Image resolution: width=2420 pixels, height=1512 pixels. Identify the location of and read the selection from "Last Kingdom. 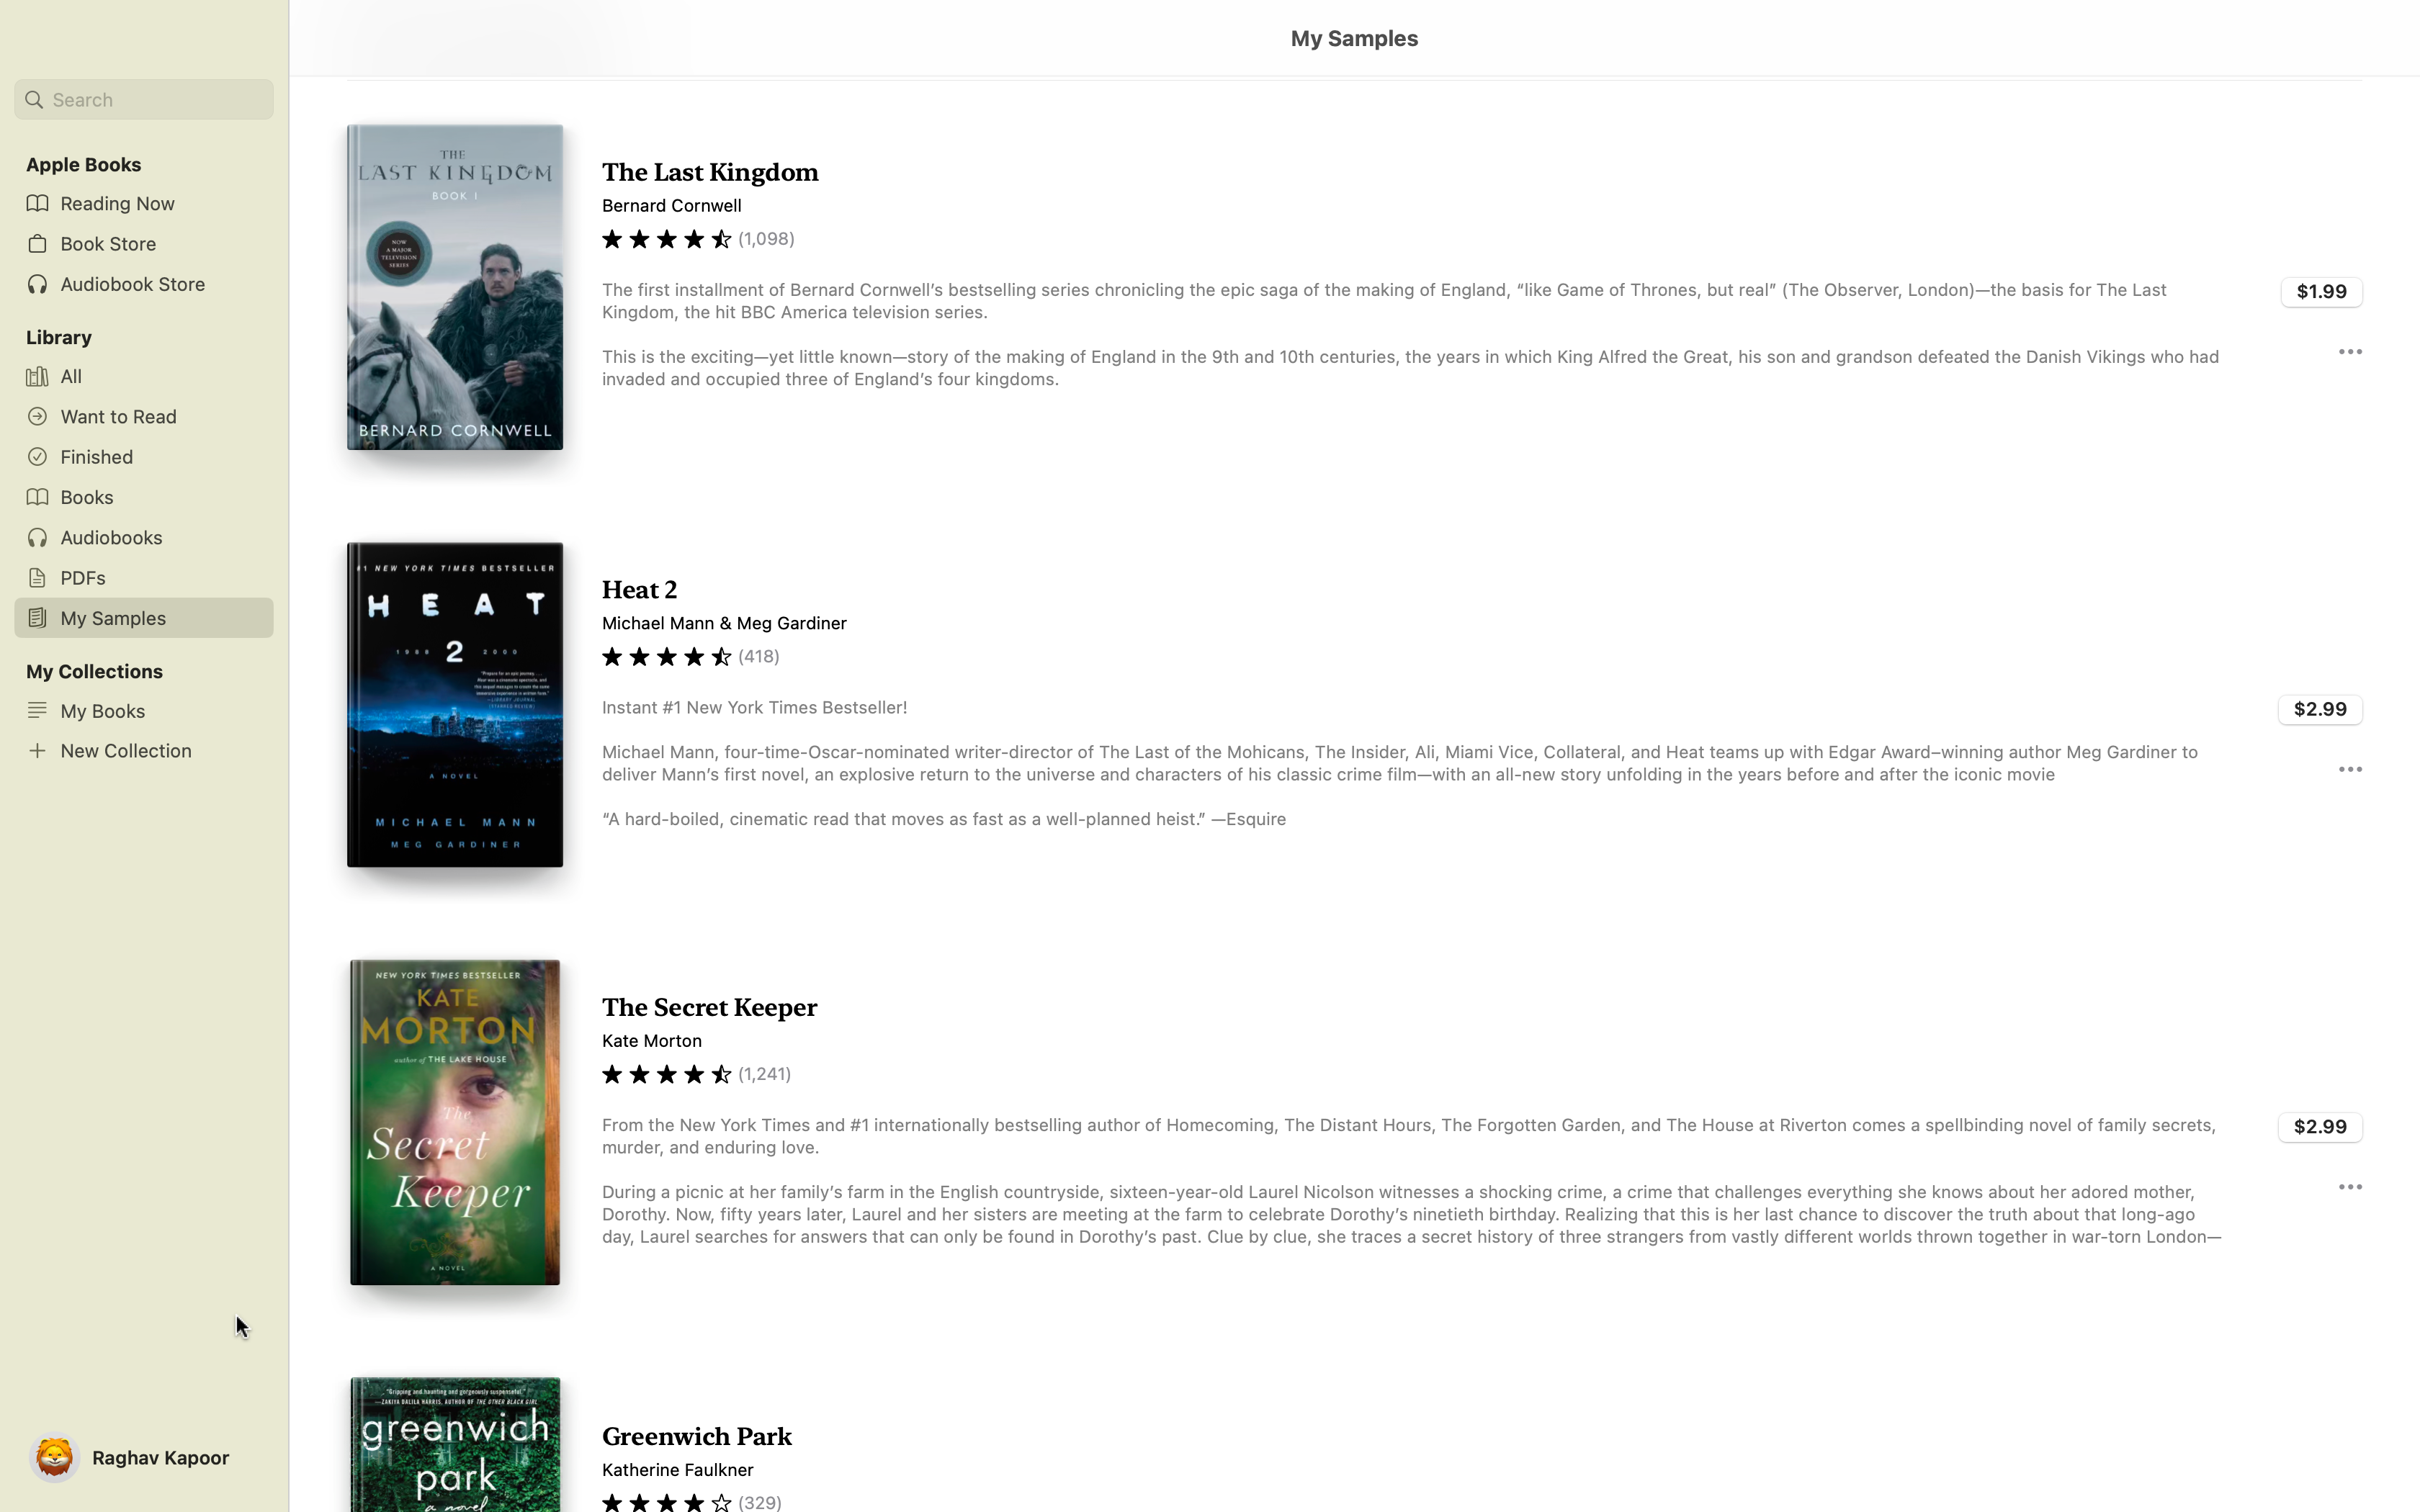
(1353, 289).